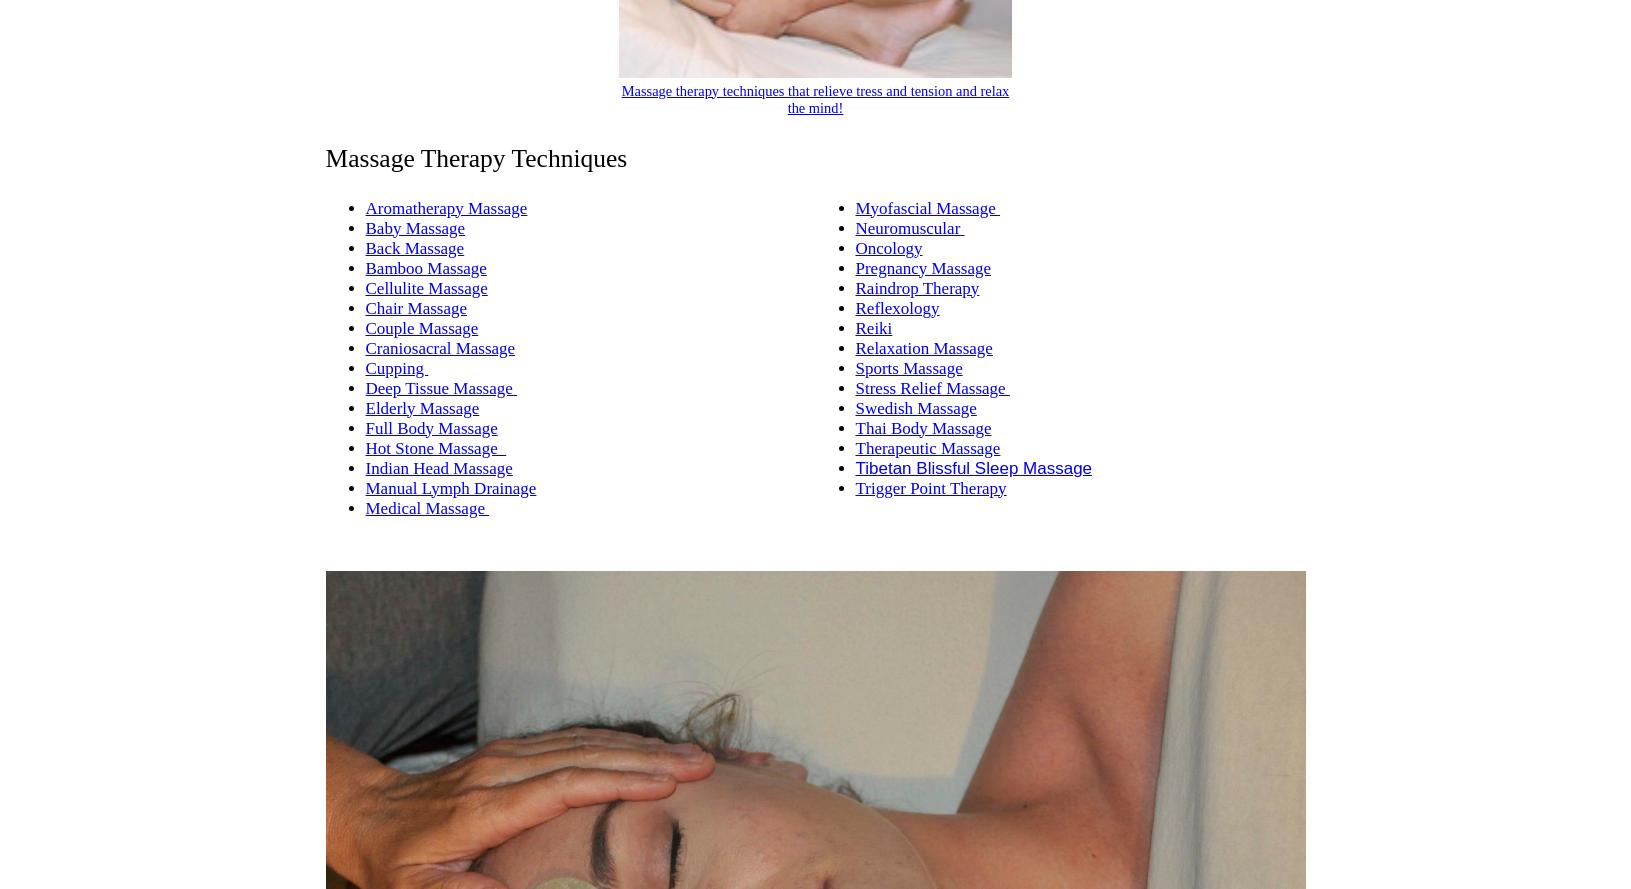  Describe the element at coordinates (435, 446) in the screenshot. I see `'Hot Stone Massage'` at that location.